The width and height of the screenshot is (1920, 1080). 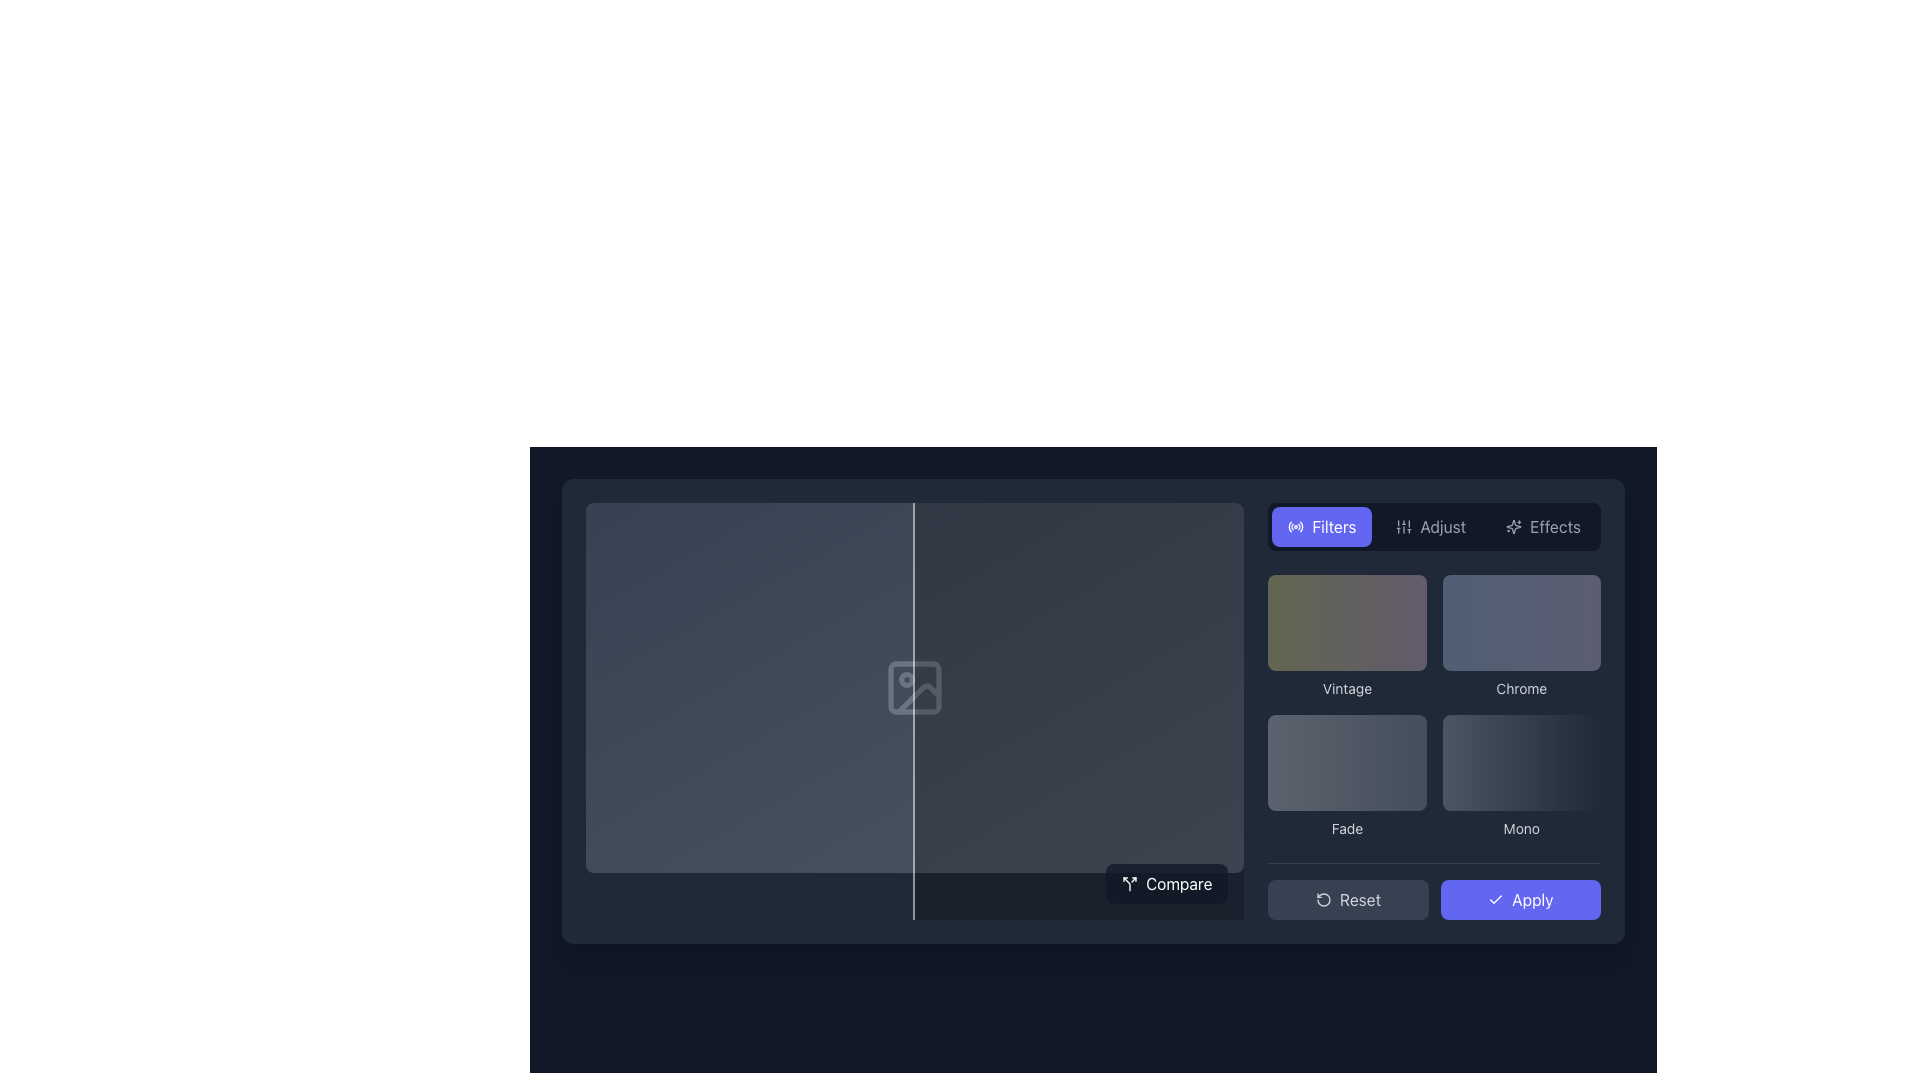 What do you see at coordinates (1514, 526) in the screenshot?
I see `the small, stylized sparkle or star icon located within the 'Effects' button, positioned to the left of the textual label 'Effects'` at bounding box center [1514, 526].